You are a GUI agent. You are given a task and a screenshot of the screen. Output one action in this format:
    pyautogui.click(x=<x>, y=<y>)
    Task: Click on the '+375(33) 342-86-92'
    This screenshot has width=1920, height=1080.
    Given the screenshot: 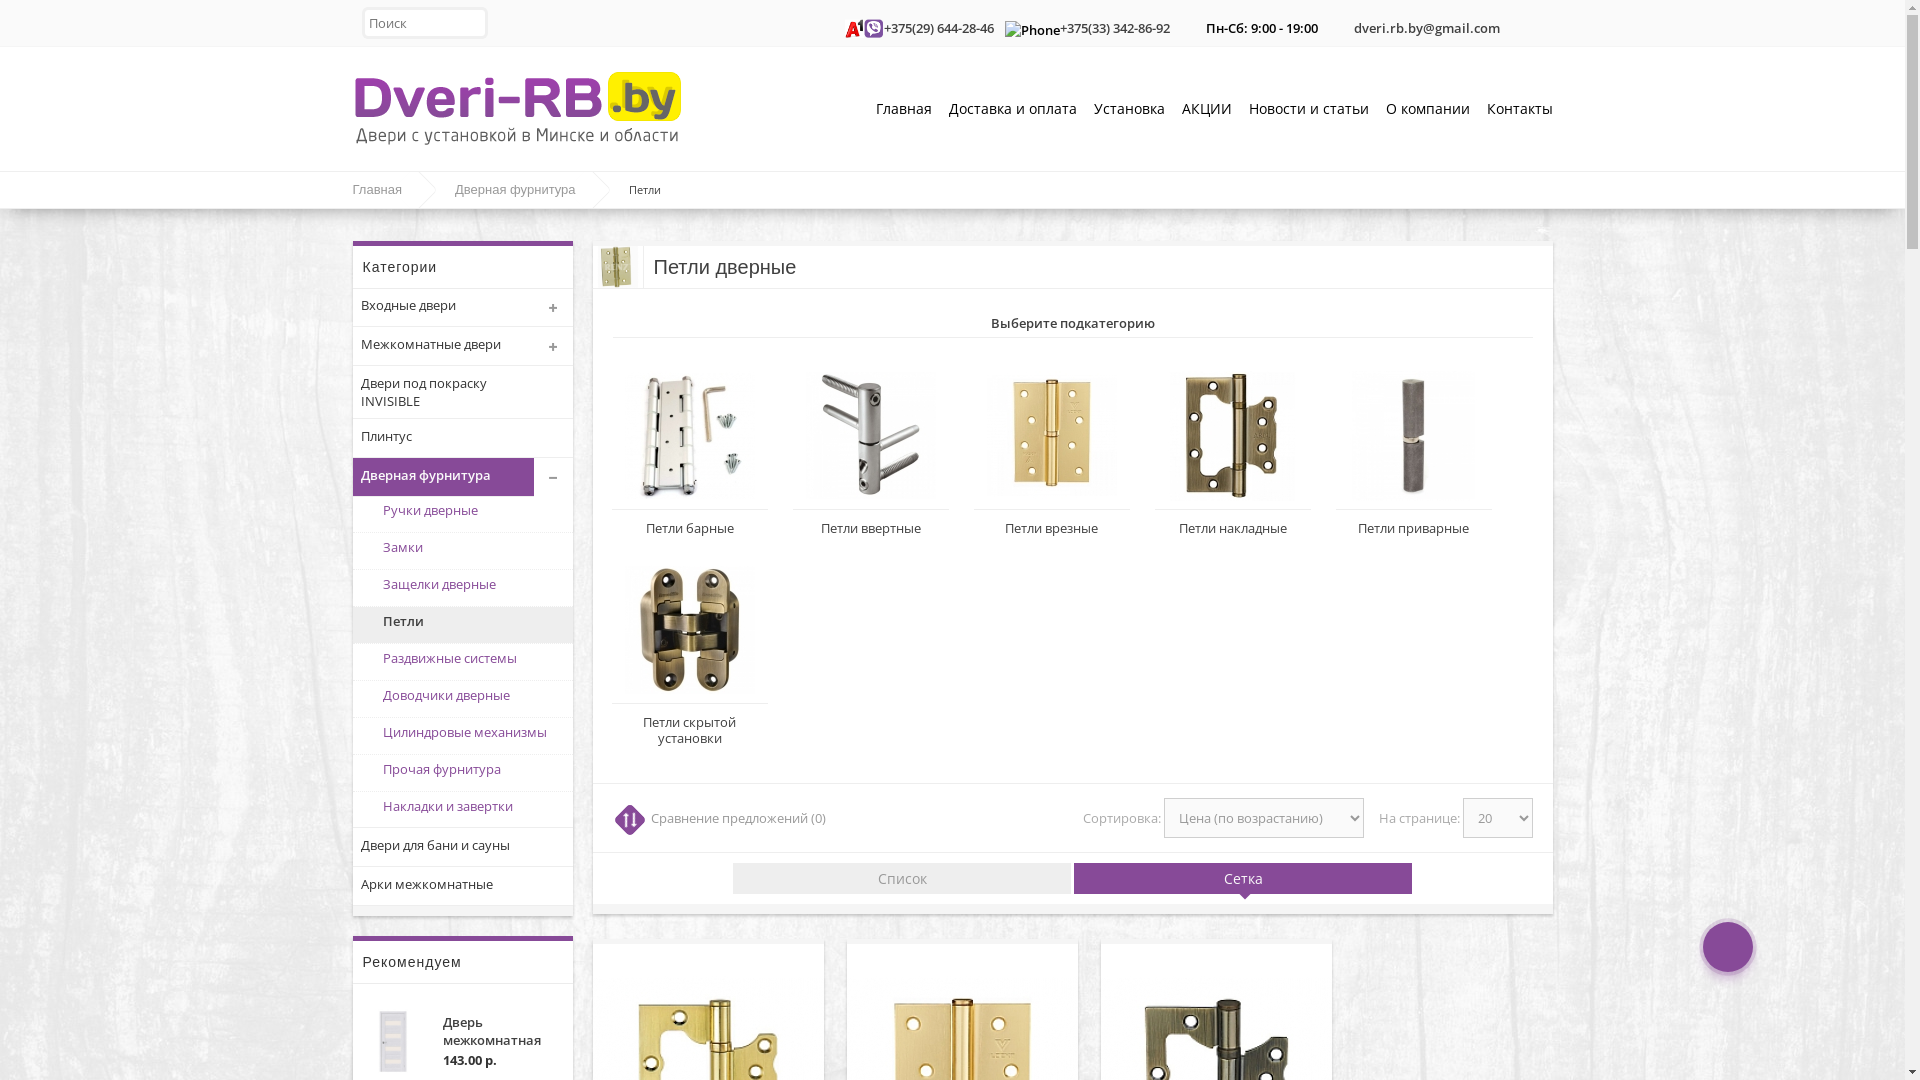 What is the action you would take?
    pyautogui.click(x=1059, y=27)
    